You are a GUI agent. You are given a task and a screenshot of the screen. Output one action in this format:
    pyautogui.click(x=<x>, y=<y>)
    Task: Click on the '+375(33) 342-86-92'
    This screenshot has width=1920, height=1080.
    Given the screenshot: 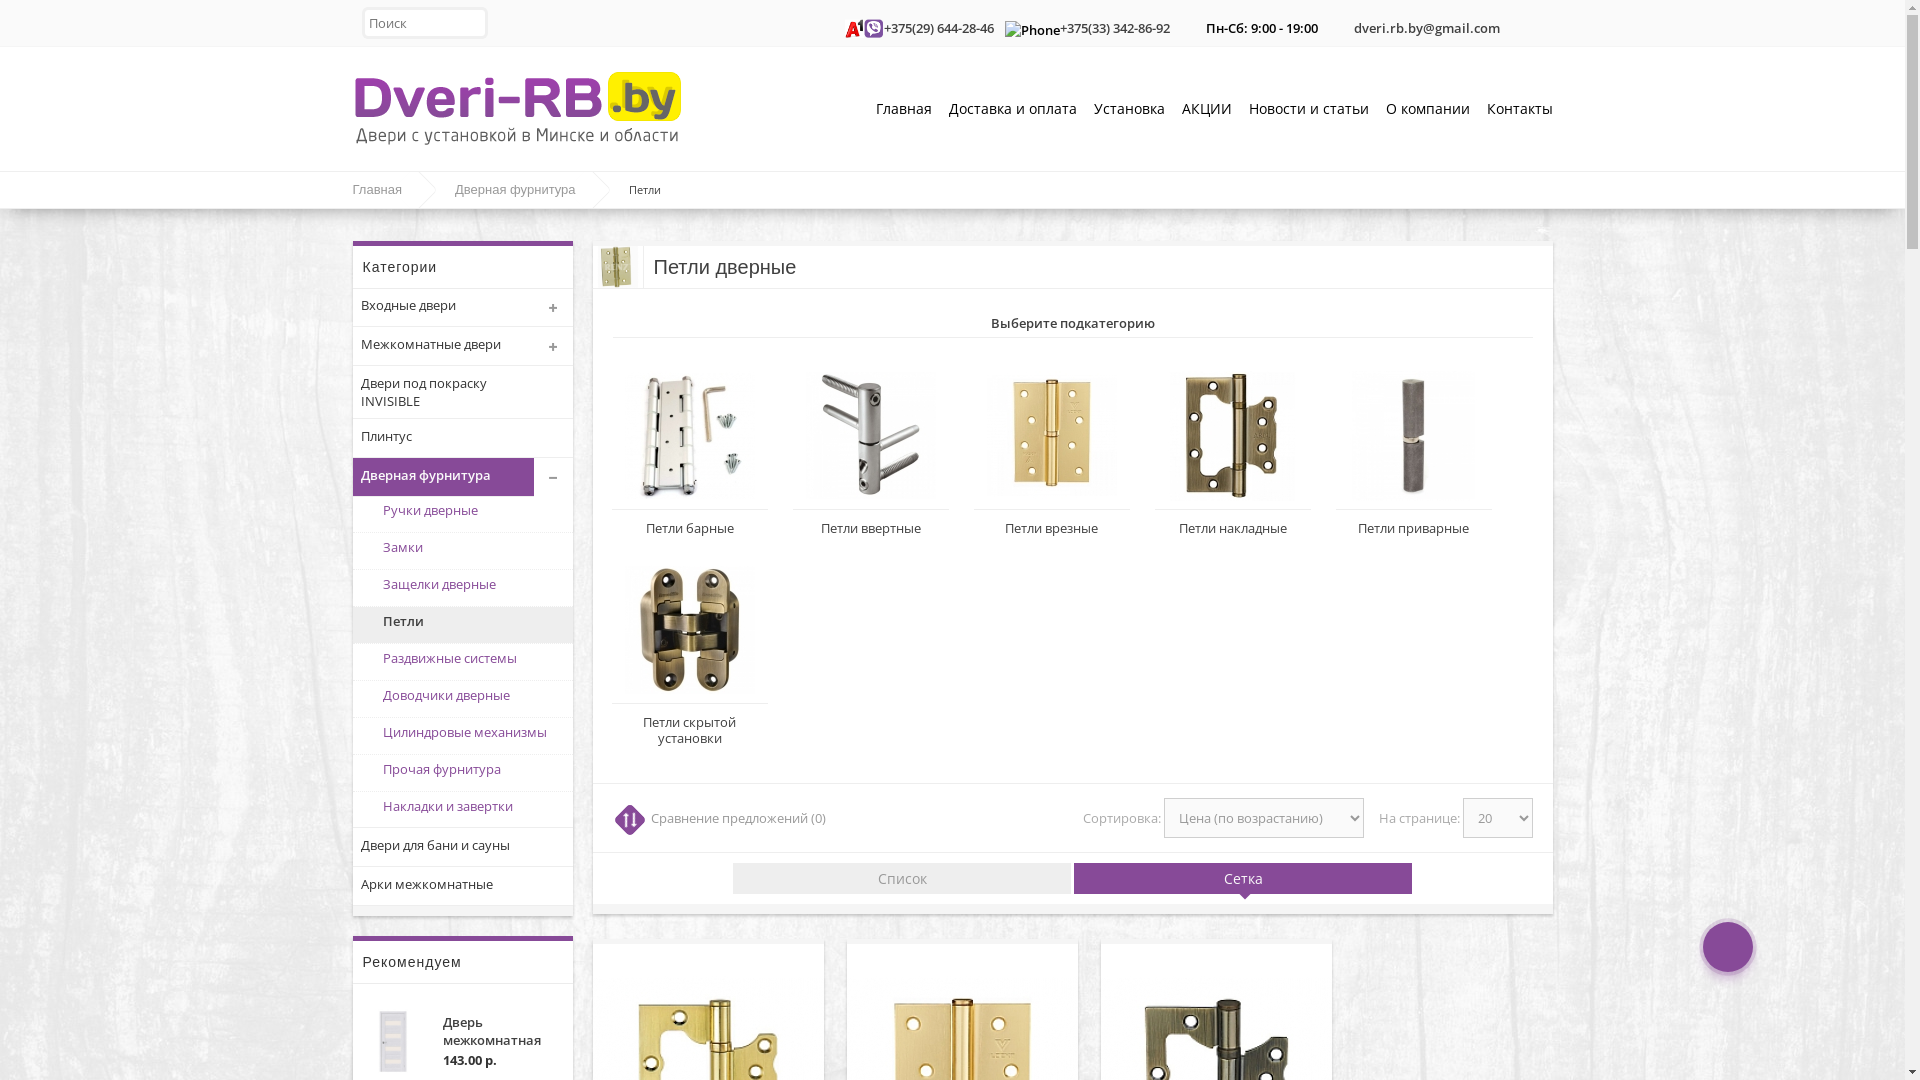 What is the action you would take?
    pyautogui.click(x=1059, y=27)
    